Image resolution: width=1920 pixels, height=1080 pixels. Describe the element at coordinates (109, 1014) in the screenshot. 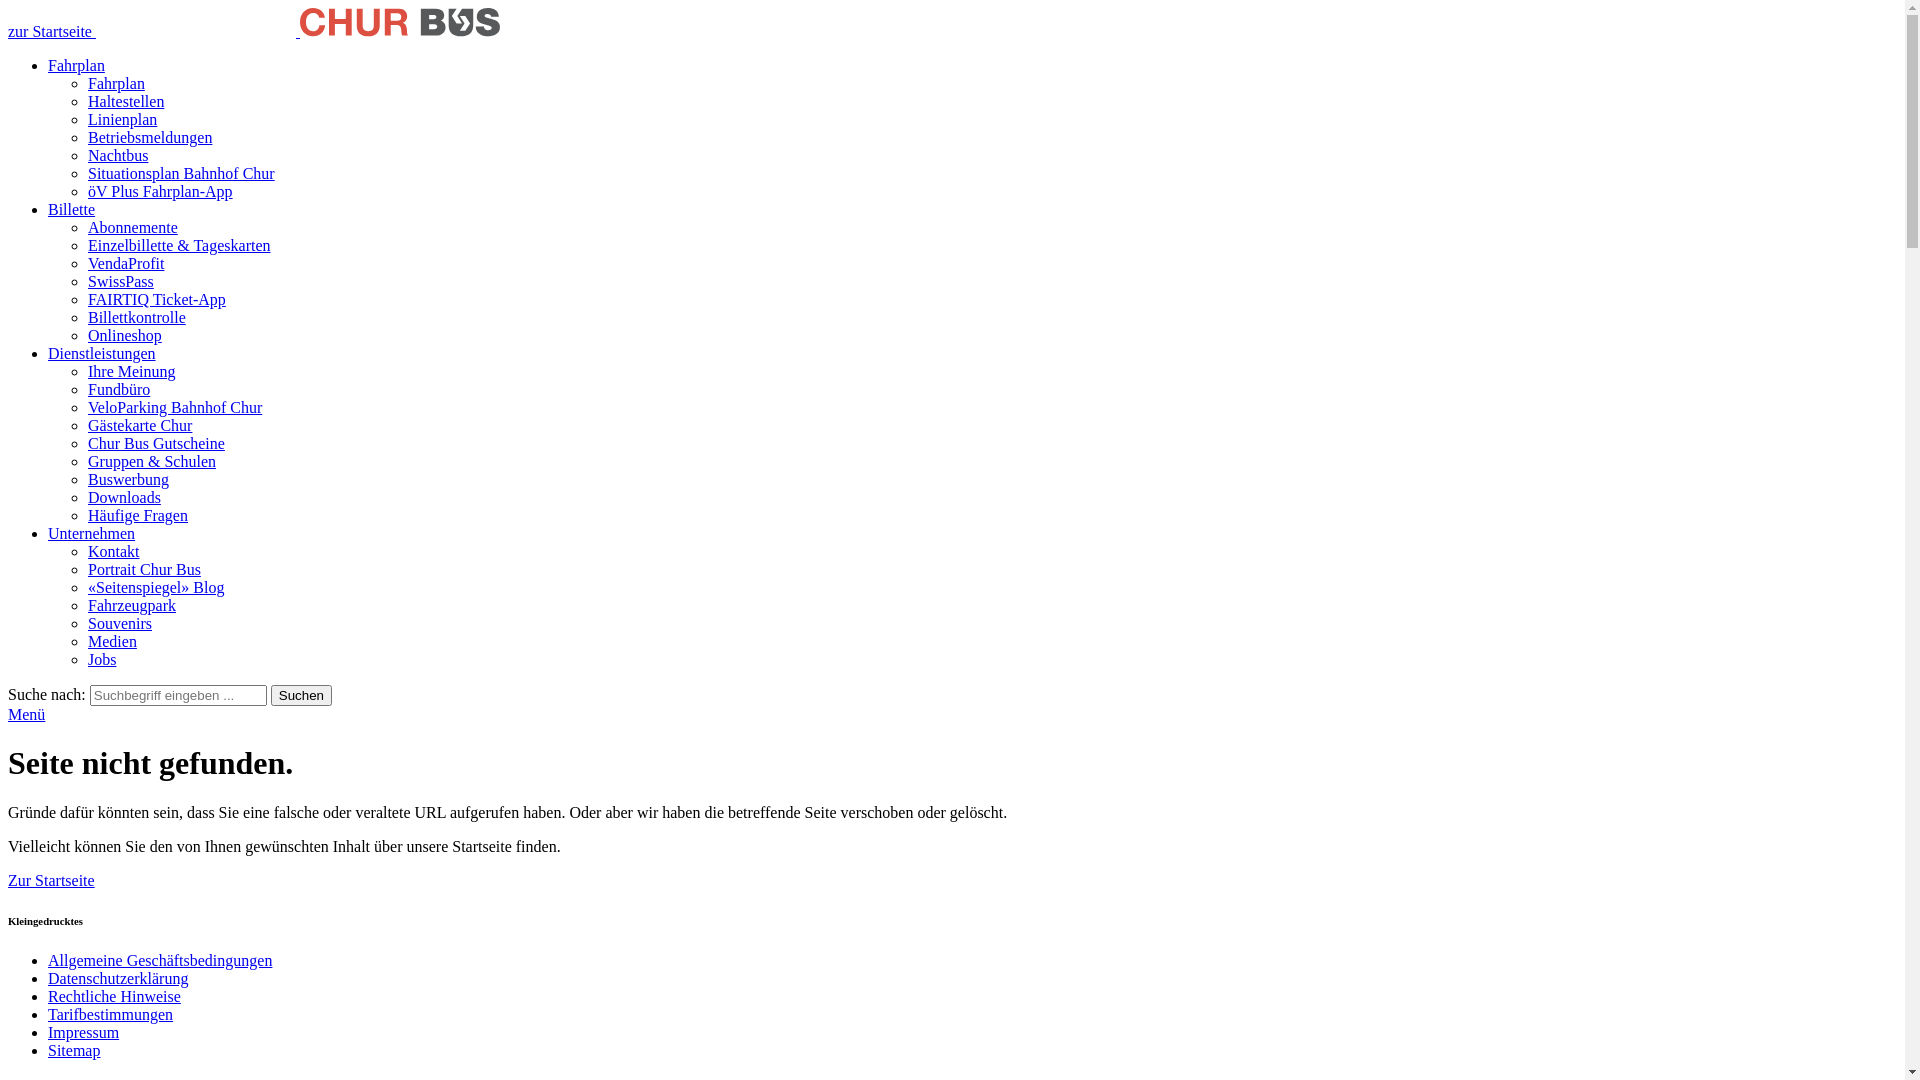

I see `'Tarifbestimmungen'` at that location.